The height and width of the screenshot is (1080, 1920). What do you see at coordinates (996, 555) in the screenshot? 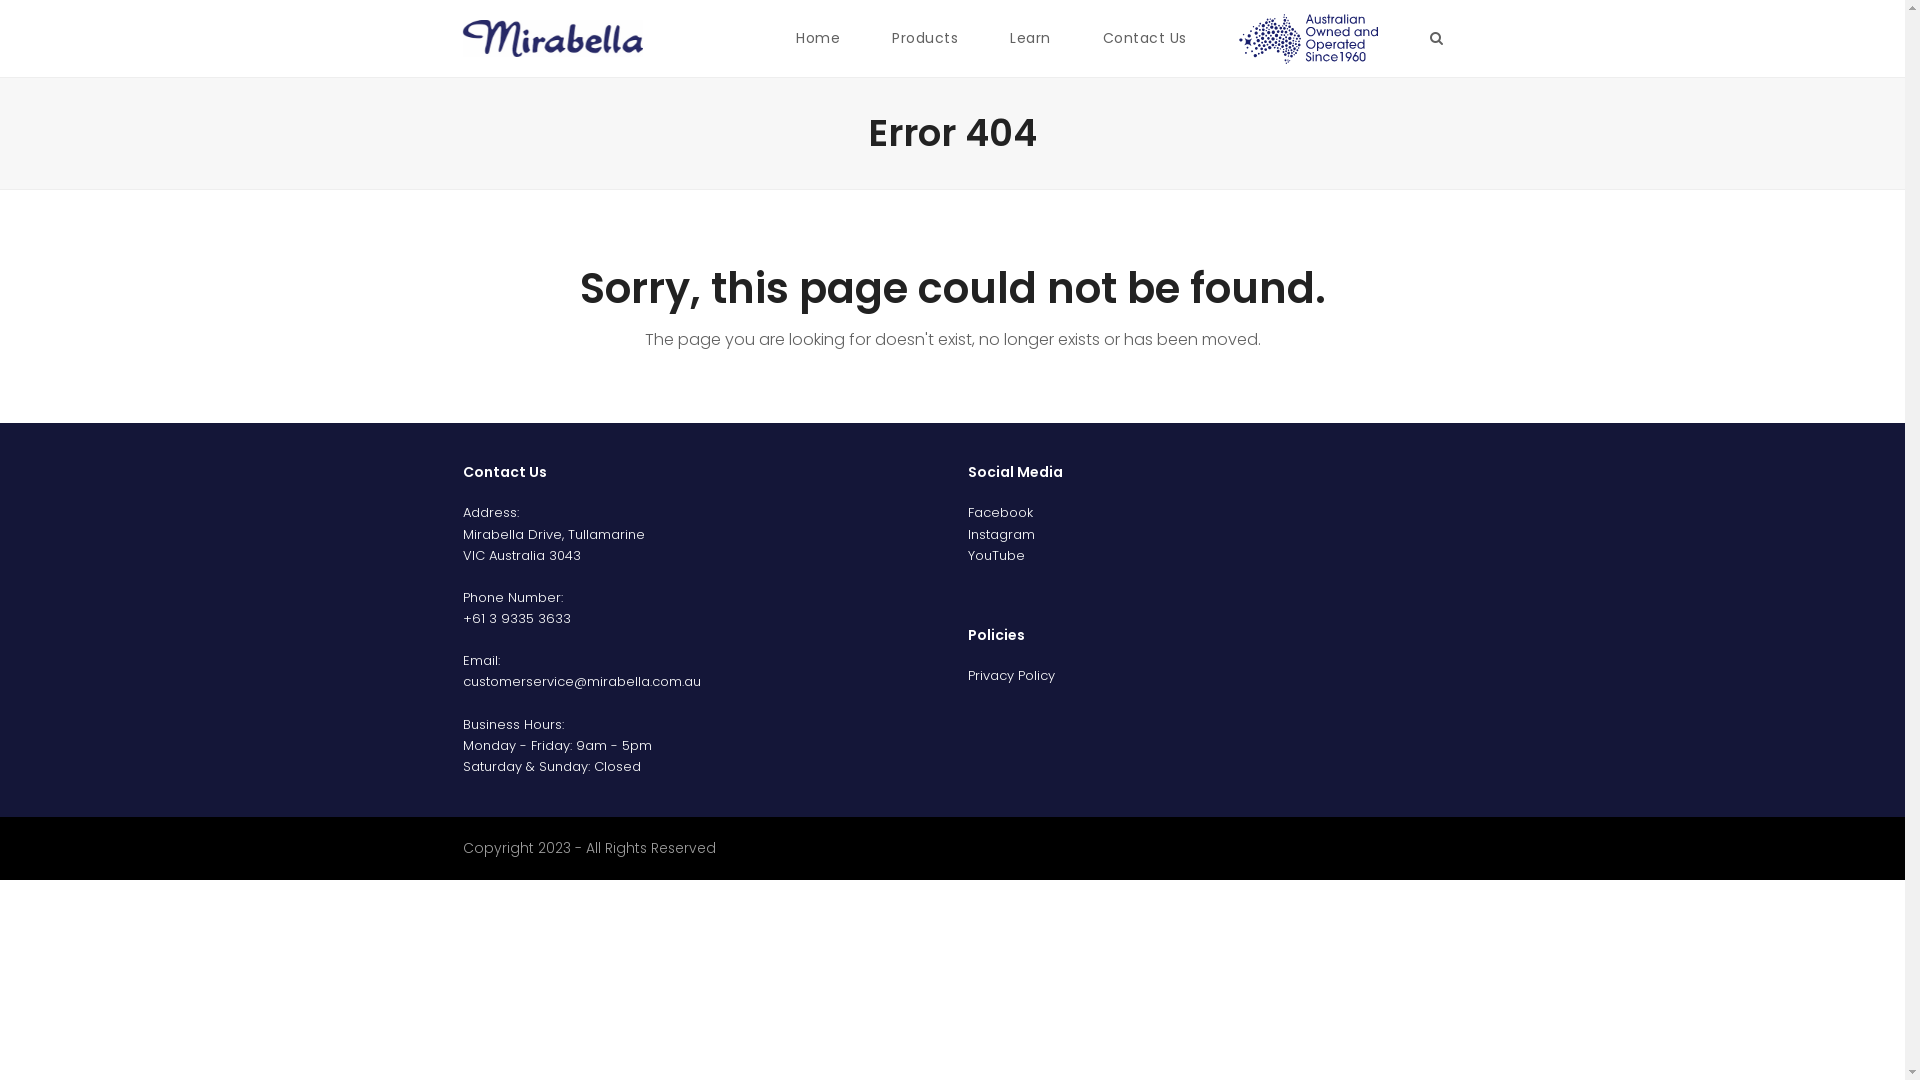
I see `'YouTube'` at bounding box center [996, 555].